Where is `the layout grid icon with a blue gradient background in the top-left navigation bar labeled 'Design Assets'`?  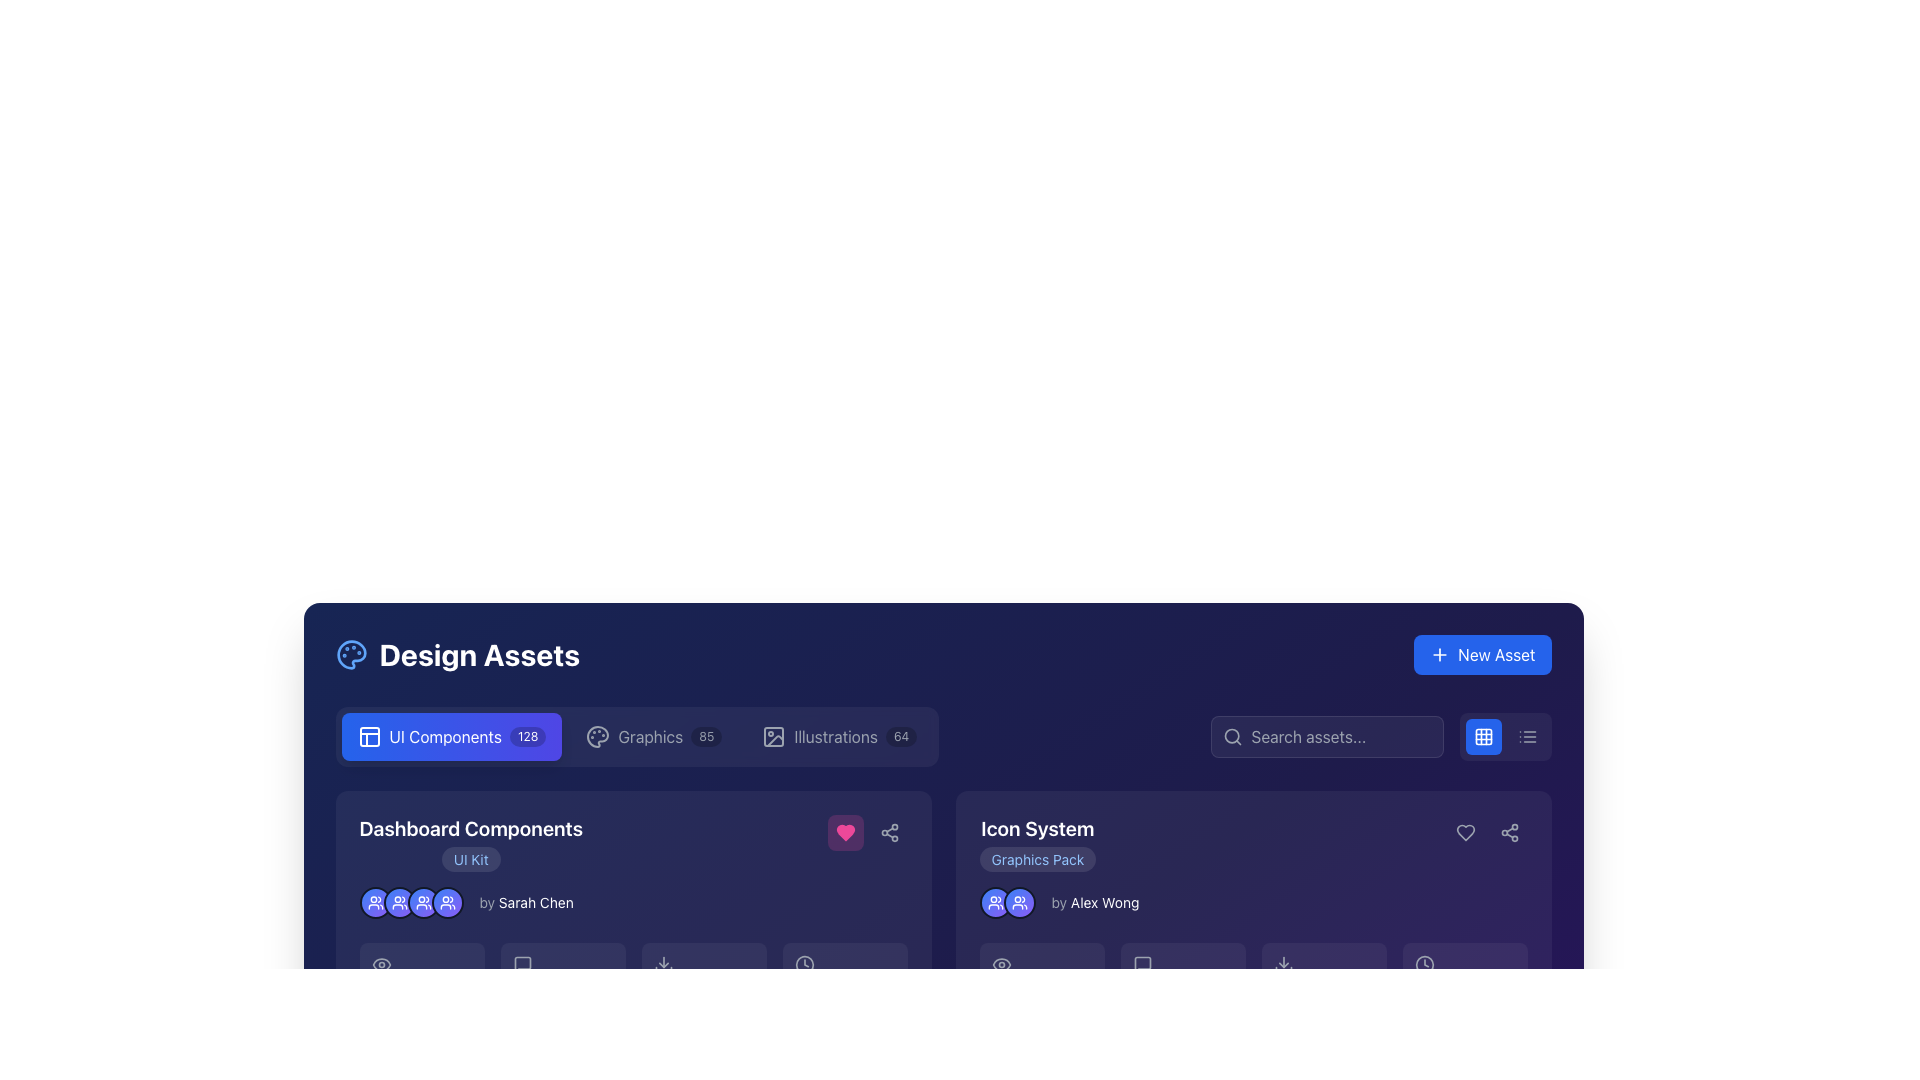
the layout grid icon with a blue gradient background in the top-left navigation bar labeled 'Design Assets' is located at coordinates (369, 736).